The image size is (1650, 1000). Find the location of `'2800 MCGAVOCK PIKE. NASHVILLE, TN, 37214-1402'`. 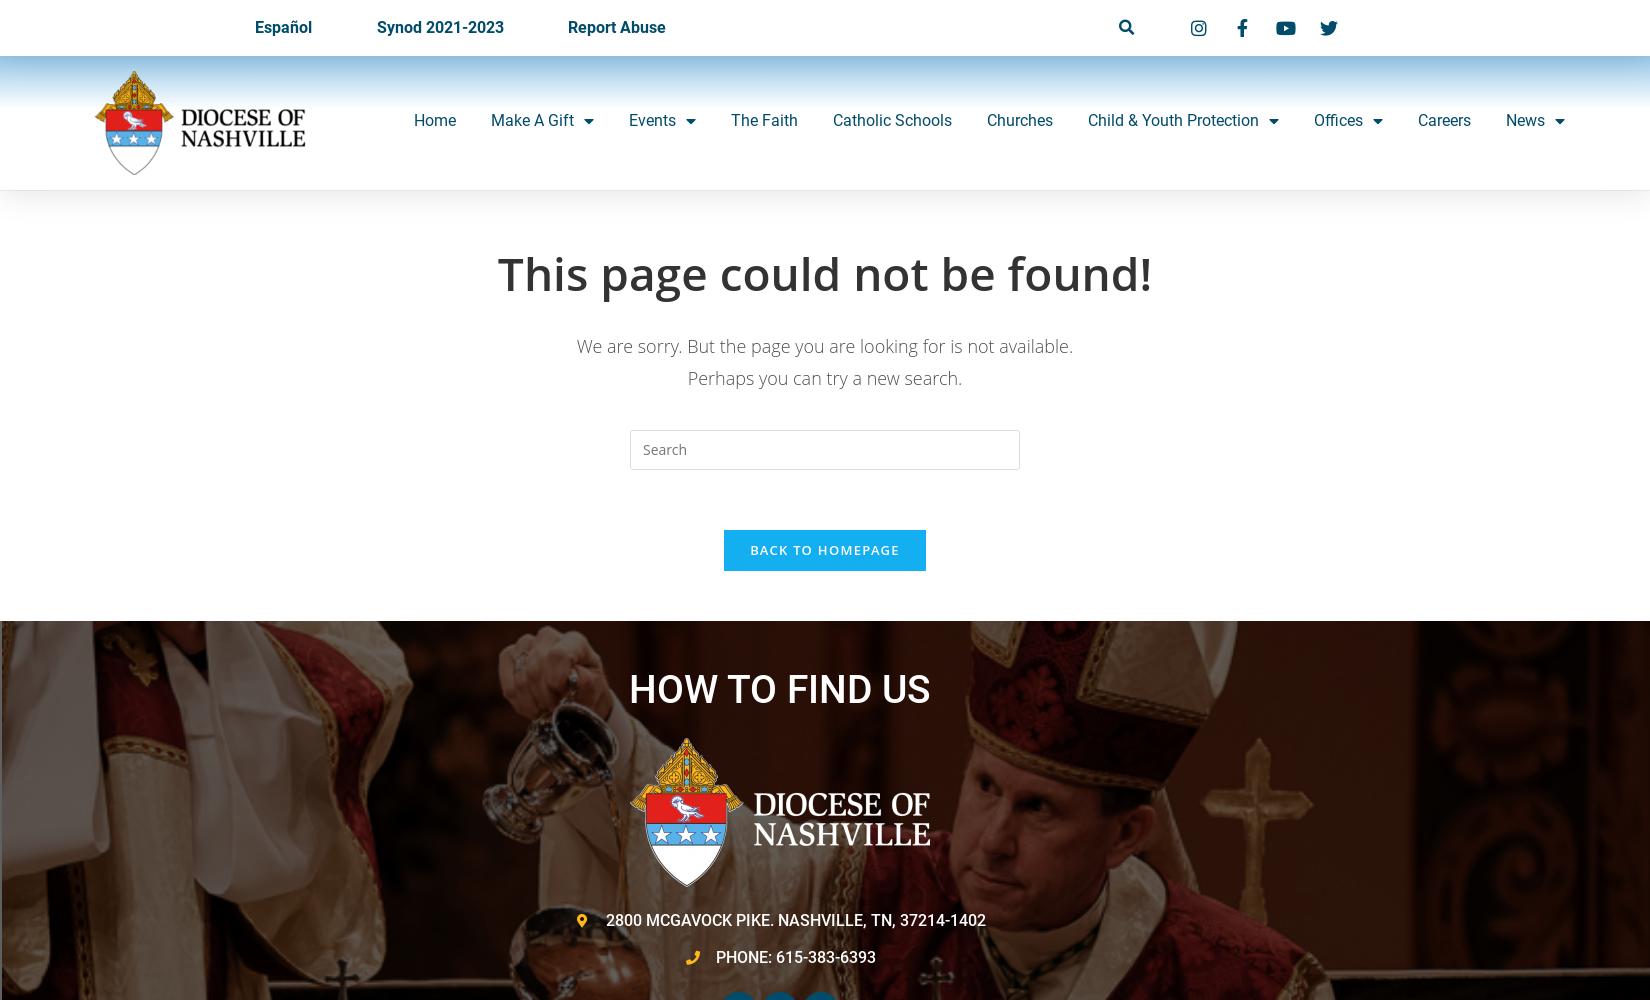

'2800 MCGAVOCK PIKE. NASHVILLE, TN, 37214-1402' is located at coordinates (794, 919).